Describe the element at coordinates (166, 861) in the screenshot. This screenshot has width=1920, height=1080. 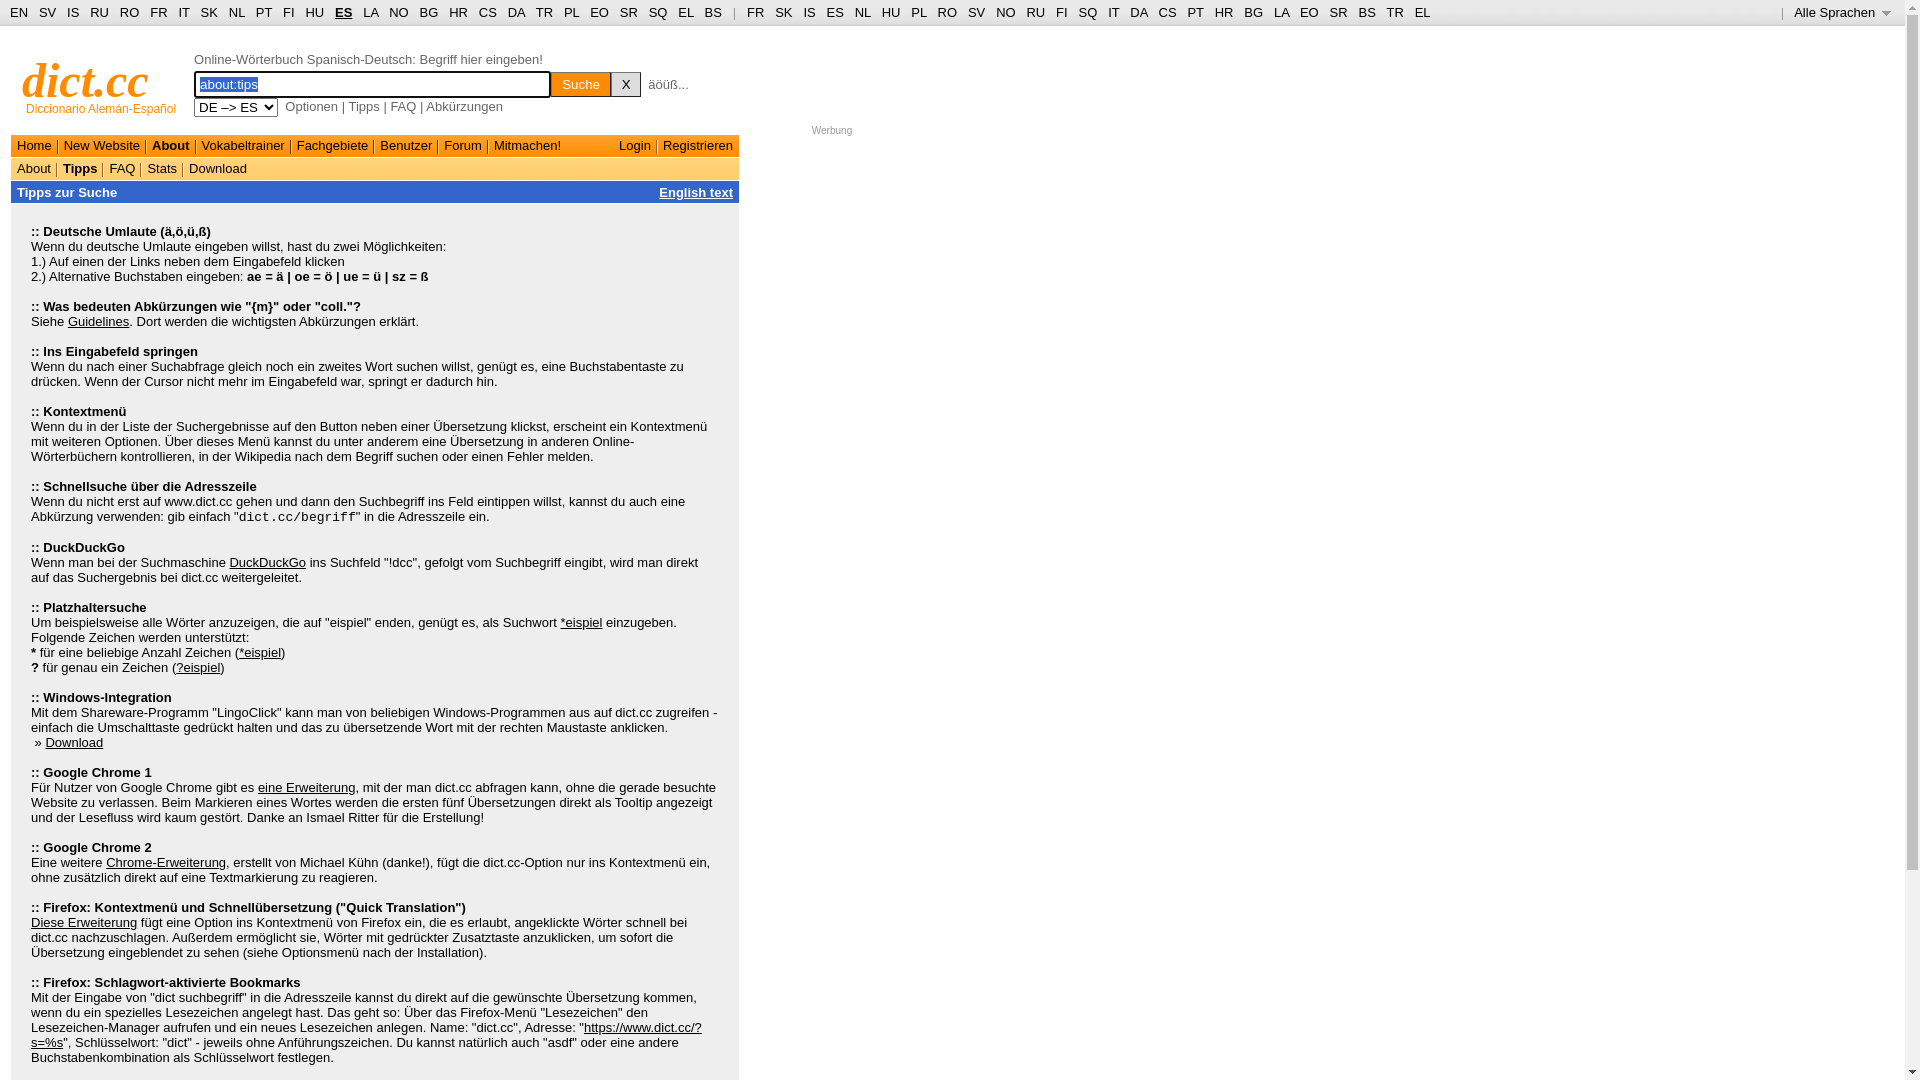
I see `'Chrome-Erweiterung'` at that location.